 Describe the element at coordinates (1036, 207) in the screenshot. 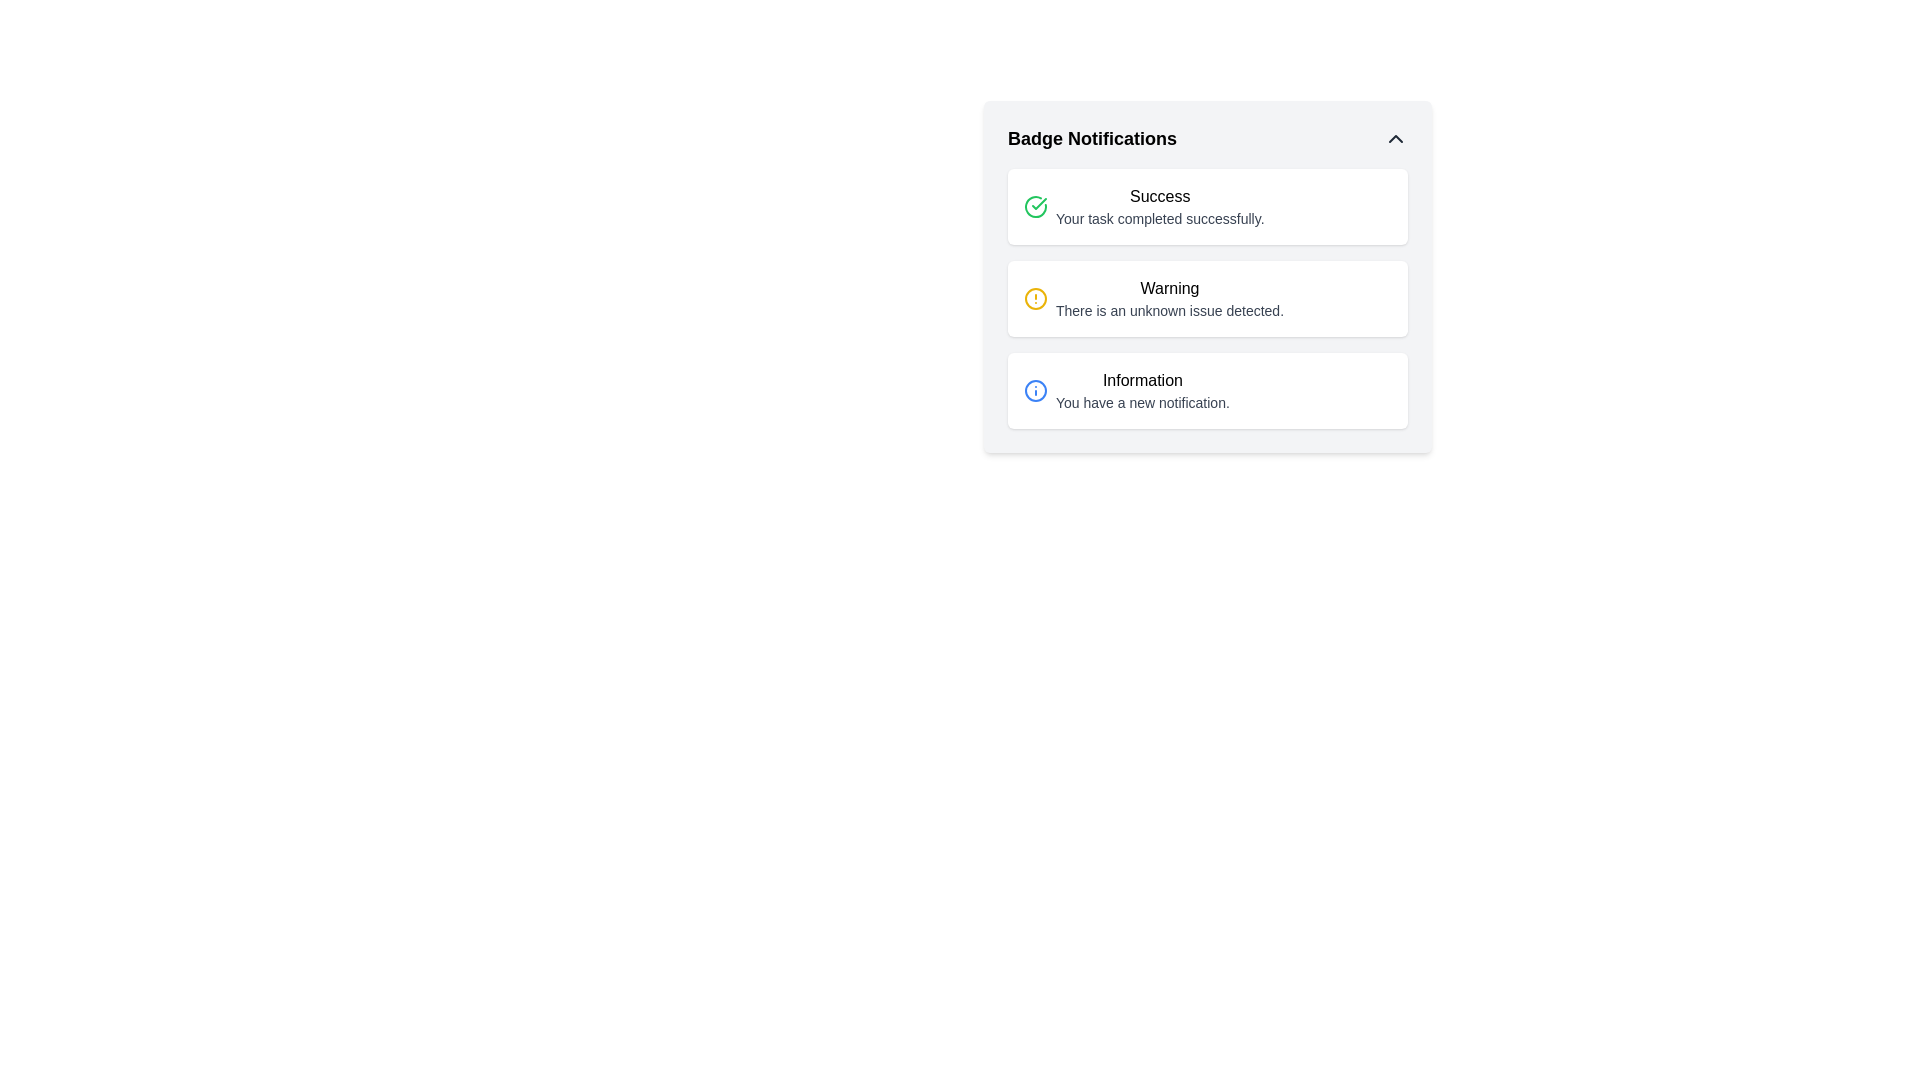

I see `the success icon located at the top-left of the 'Success' notification block` at that location.